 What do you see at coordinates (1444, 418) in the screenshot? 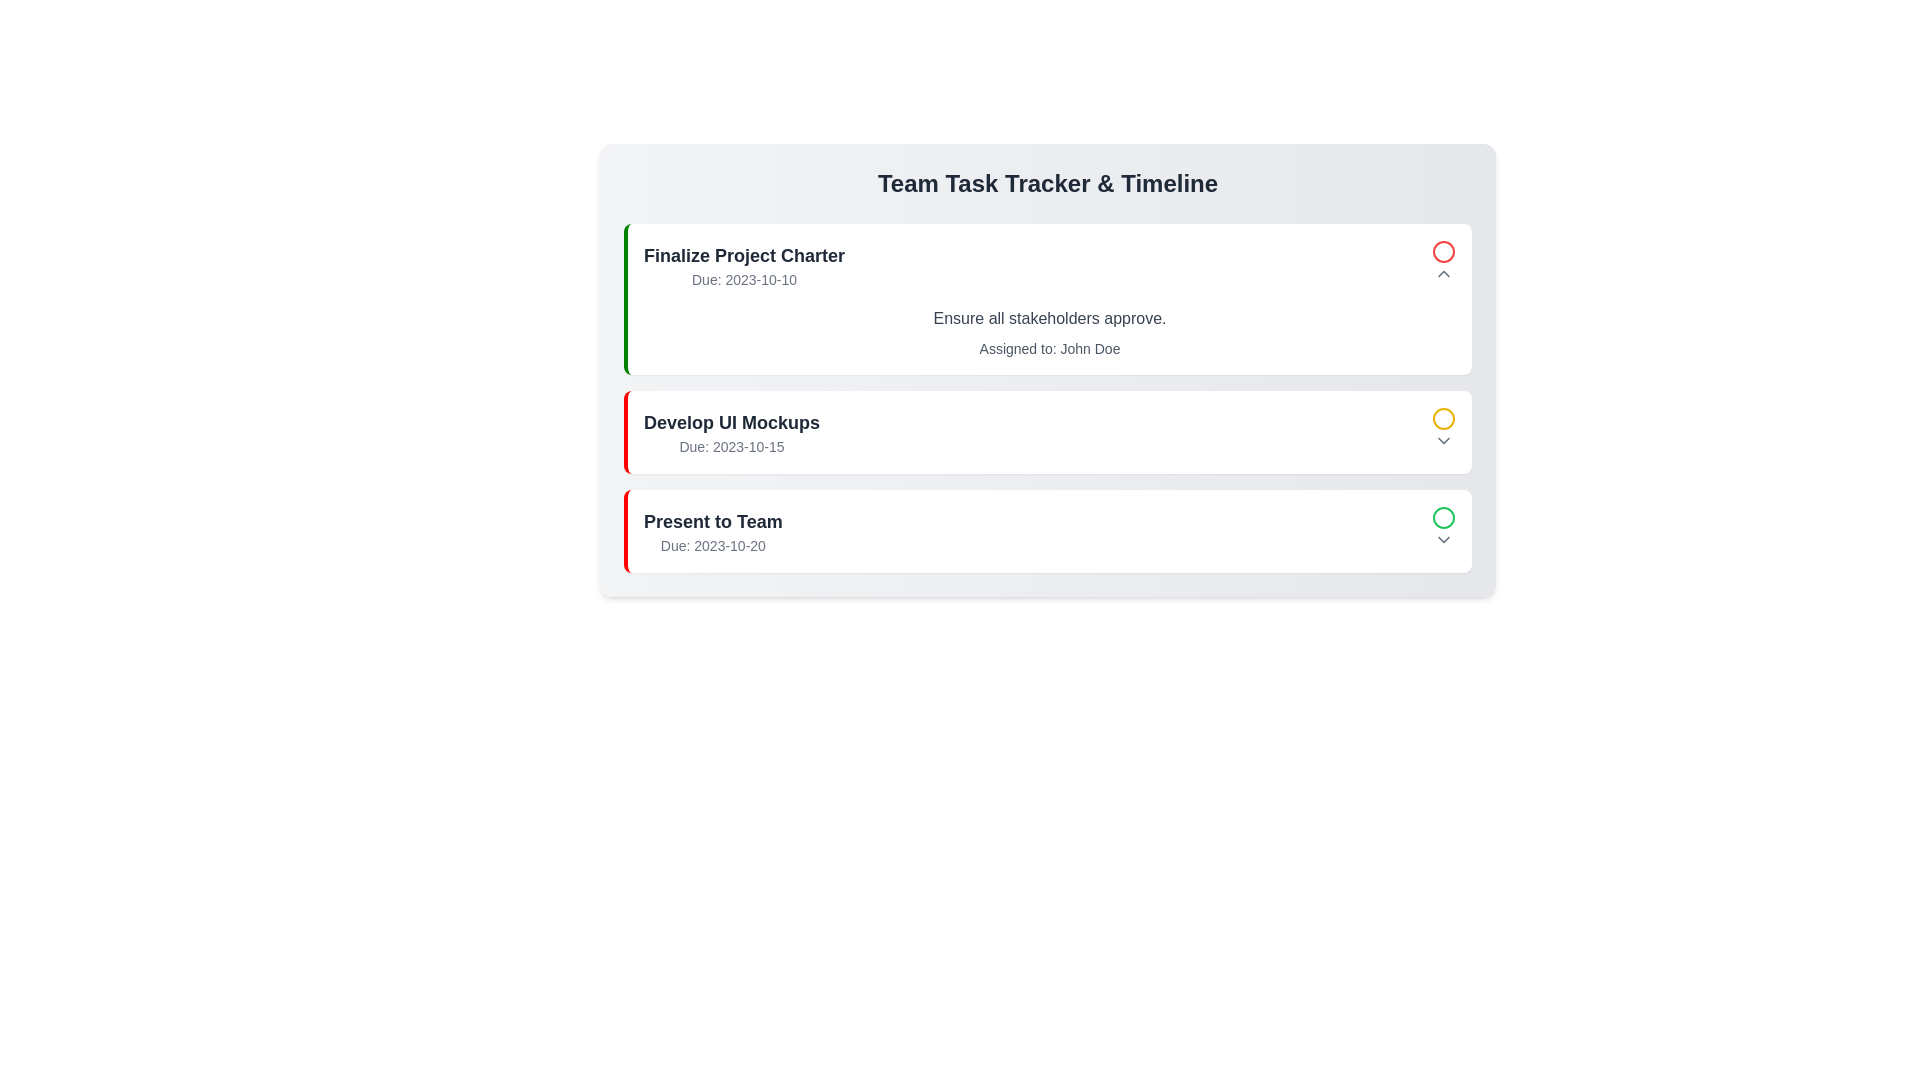
I see `the second circular graphic indicator in the task list, positioned adjacent to the 'Develop UI Mockups' task` at bounding box center [1444, 418].